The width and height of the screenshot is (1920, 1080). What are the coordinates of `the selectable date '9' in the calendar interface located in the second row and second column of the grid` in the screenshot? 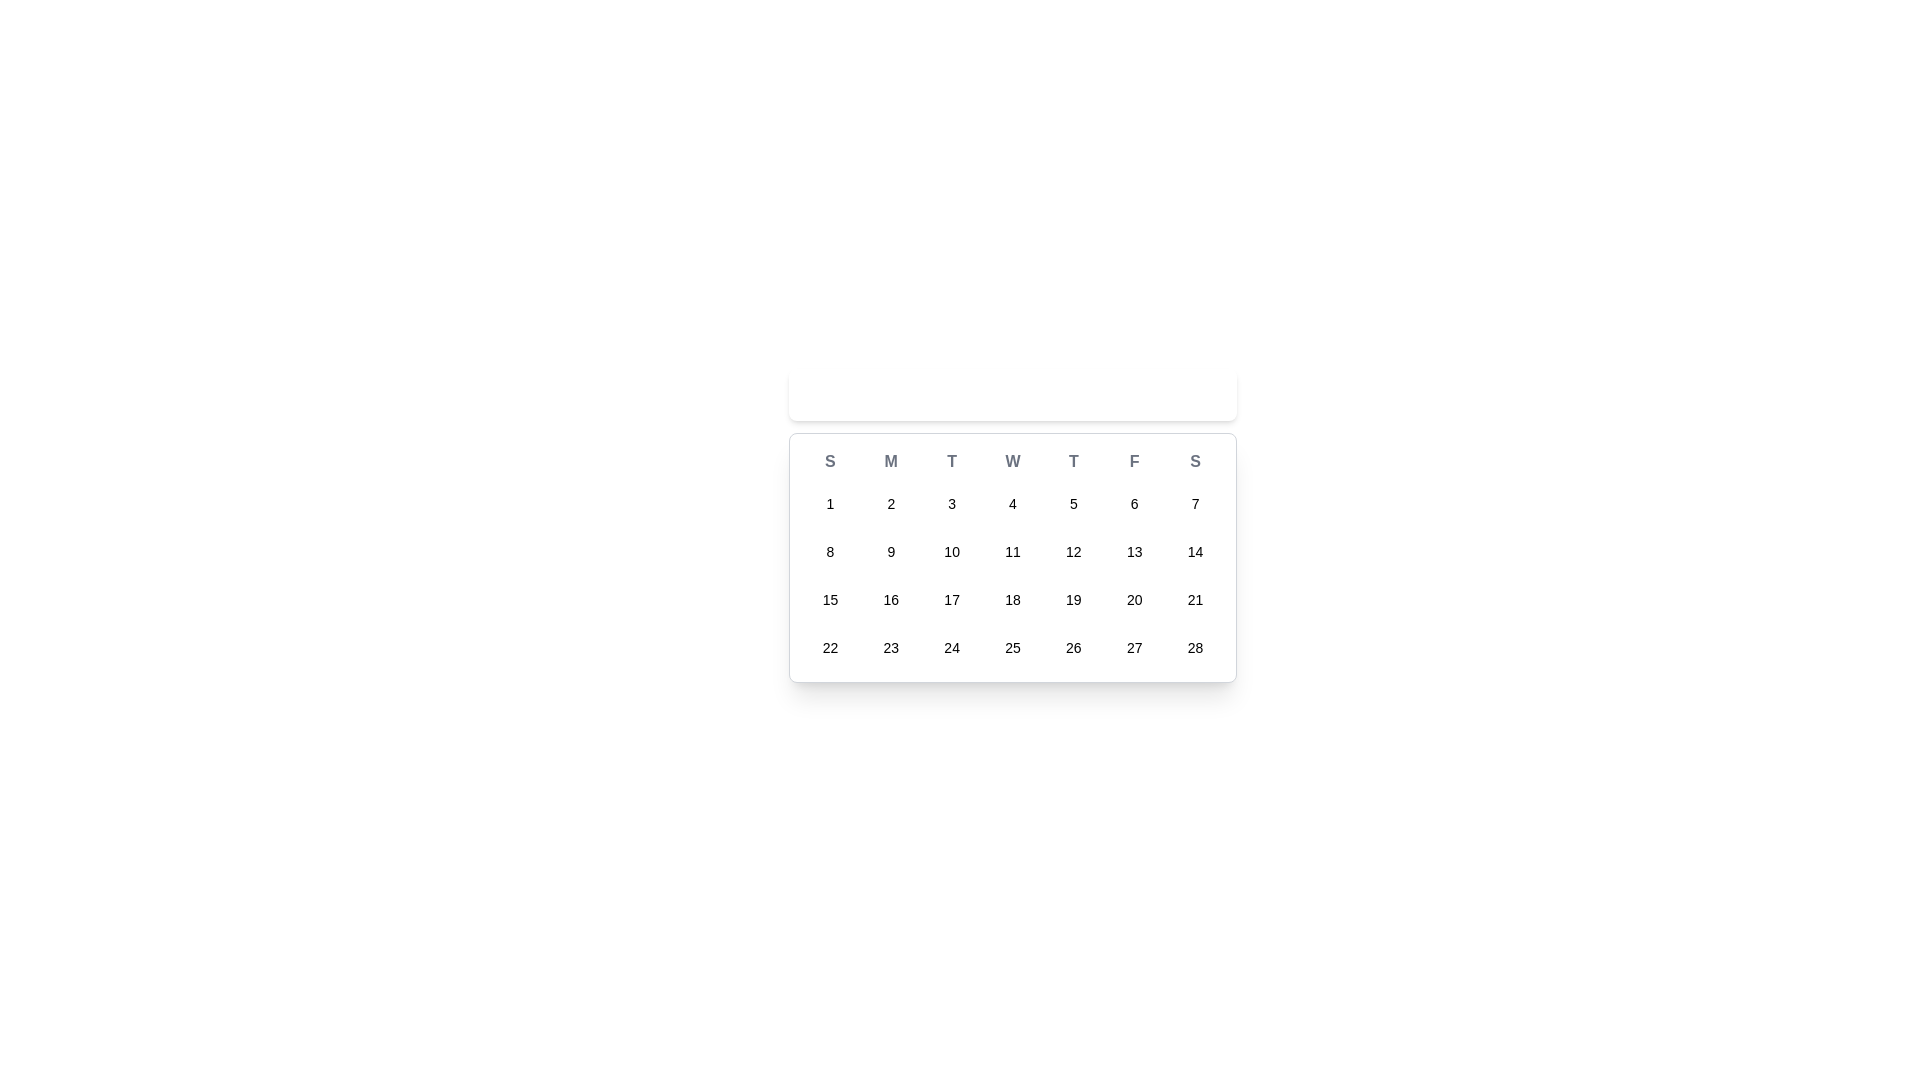 It's located at (890, 551).